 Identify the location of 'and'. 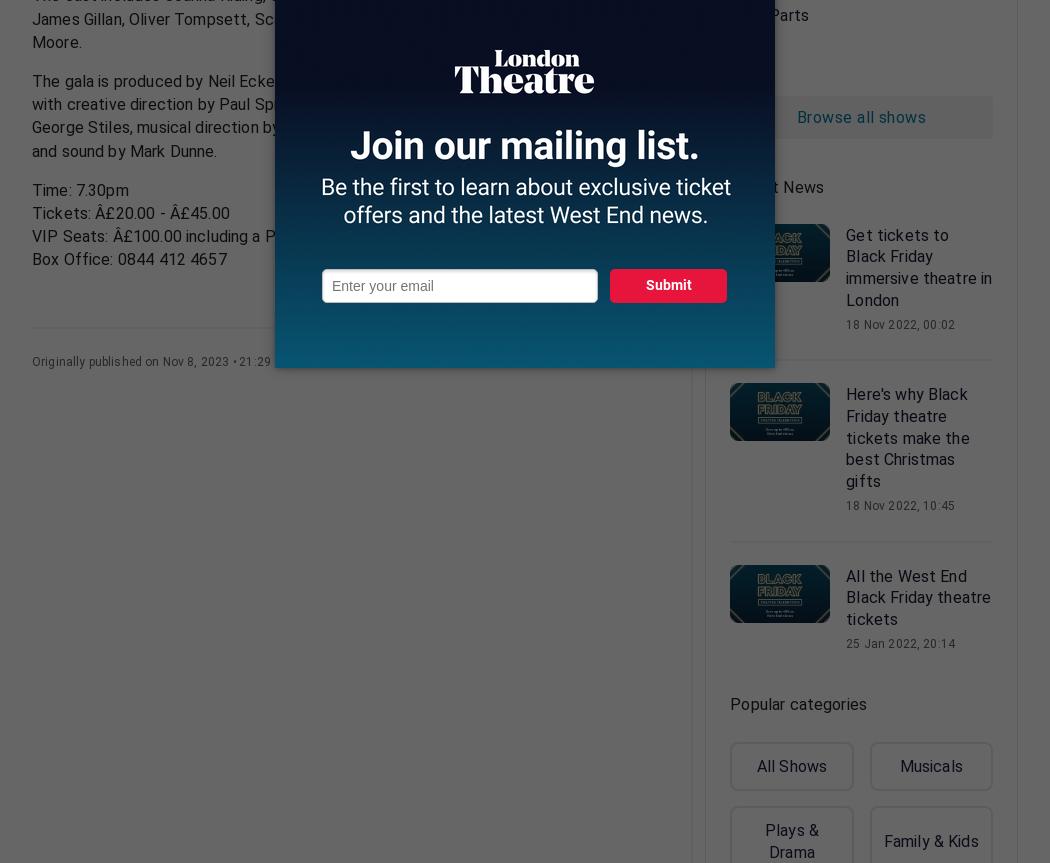
(588, 18).